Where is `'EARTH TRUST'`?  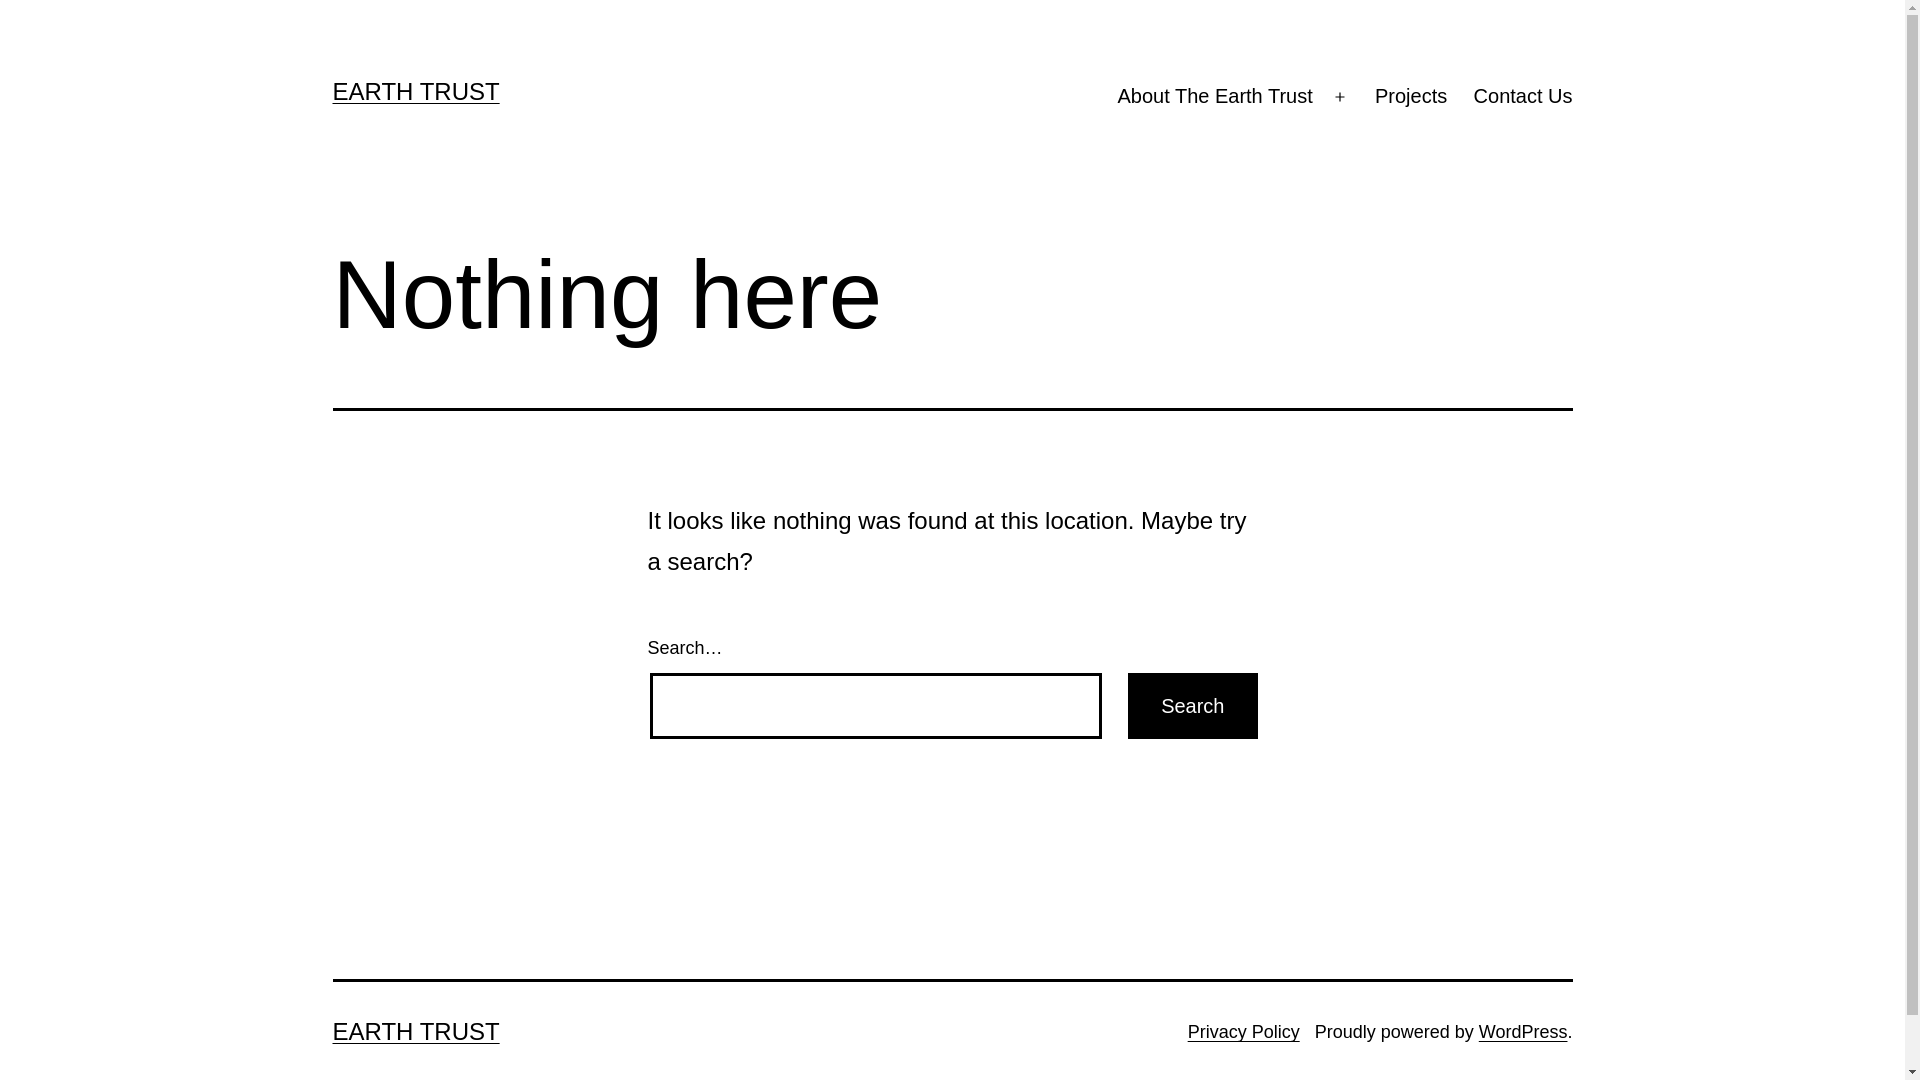 'EARTH TRUST' is located at coordinates (414, 1031).